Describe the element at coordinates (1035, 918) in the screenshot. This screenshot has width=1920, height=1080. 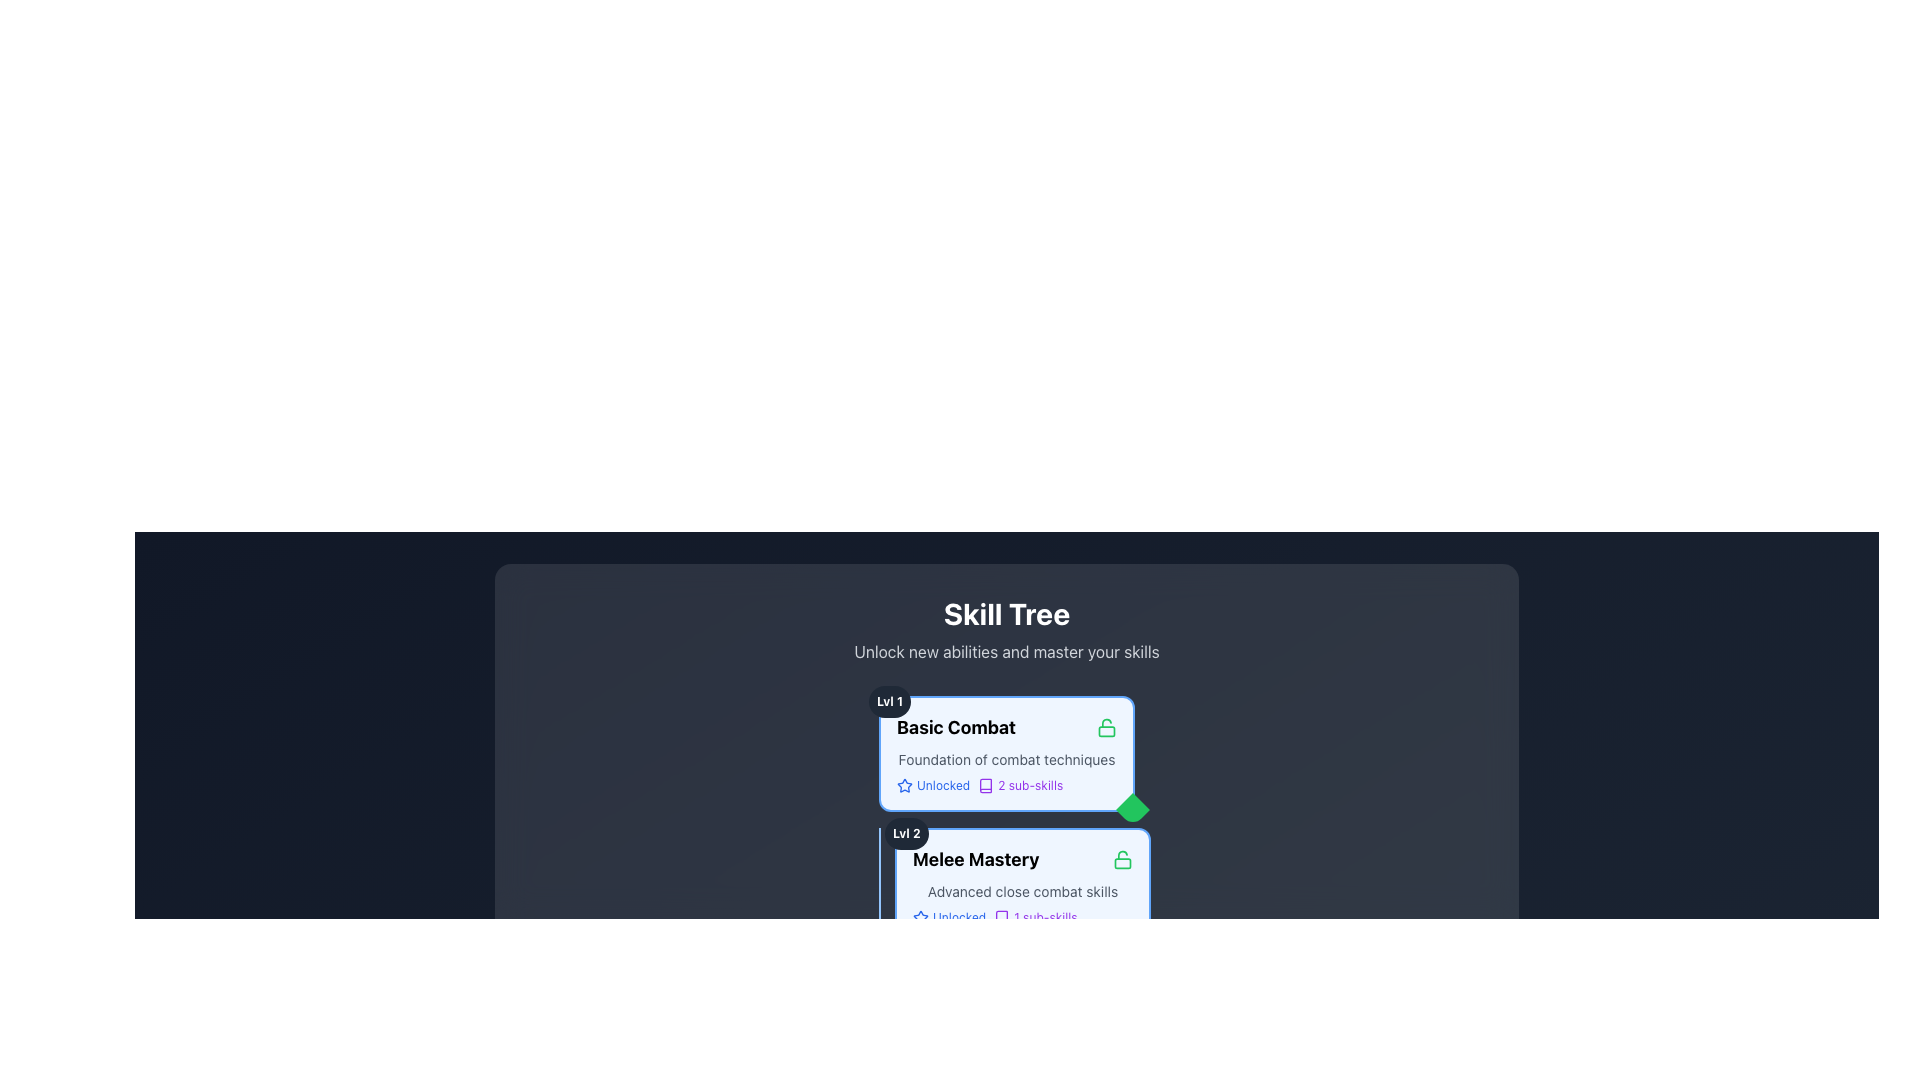
I see `the text label '1 sub-skills' with a small book icon, which is located within the 'Melee Mastery' card, positioned below the 'Unlocked' status` at that location.